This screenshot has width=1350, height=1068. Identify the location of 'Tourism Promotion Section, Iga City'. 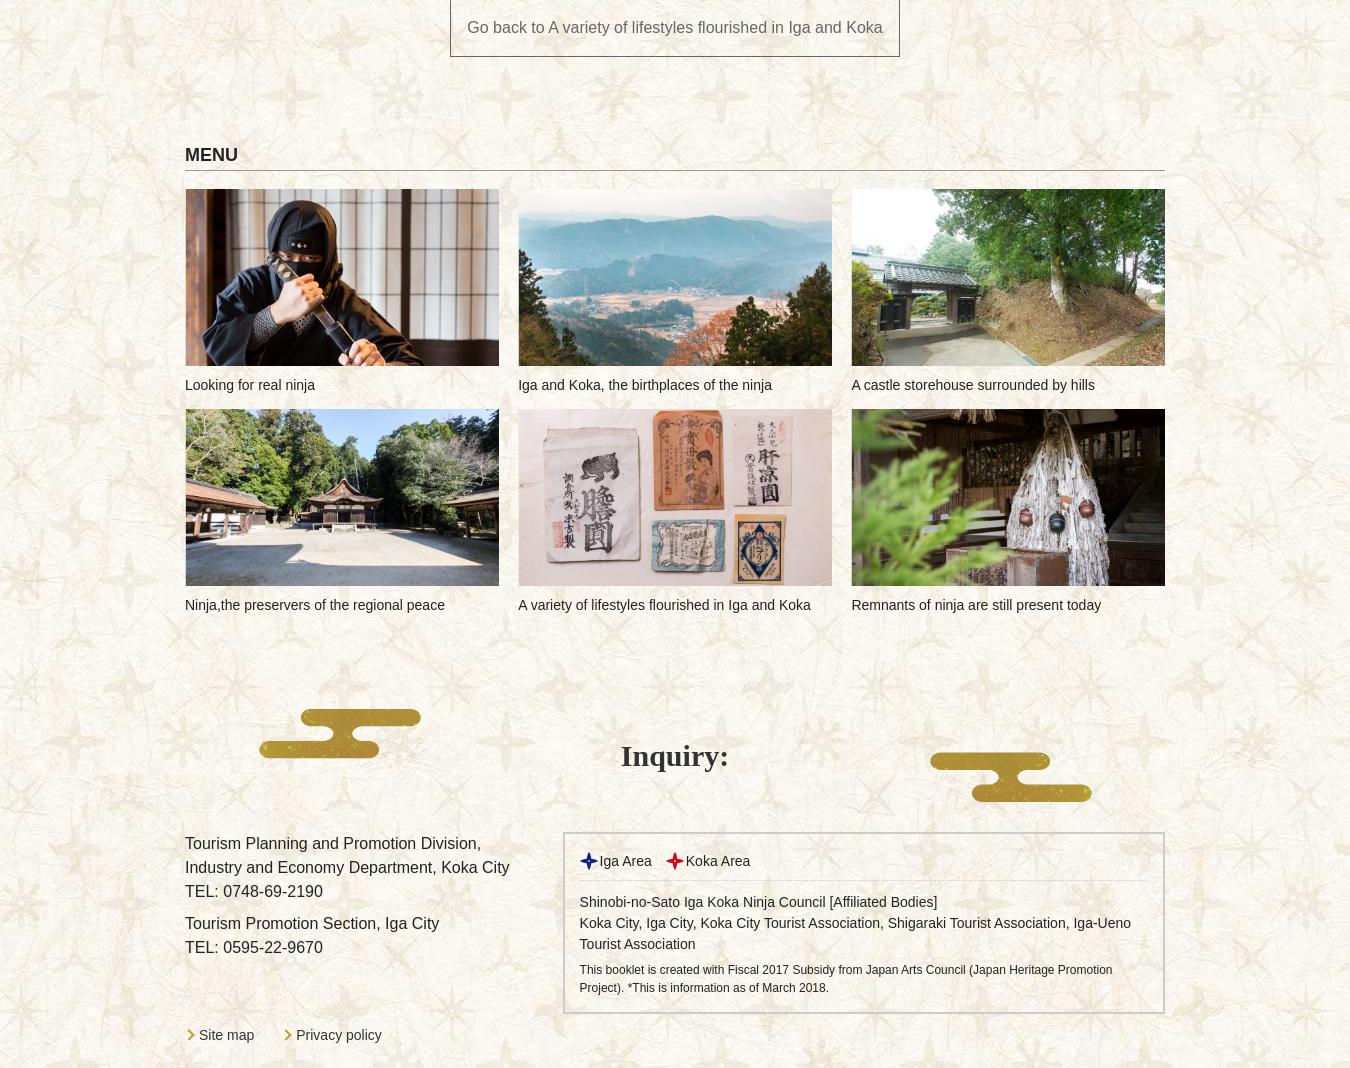
(310, 922).